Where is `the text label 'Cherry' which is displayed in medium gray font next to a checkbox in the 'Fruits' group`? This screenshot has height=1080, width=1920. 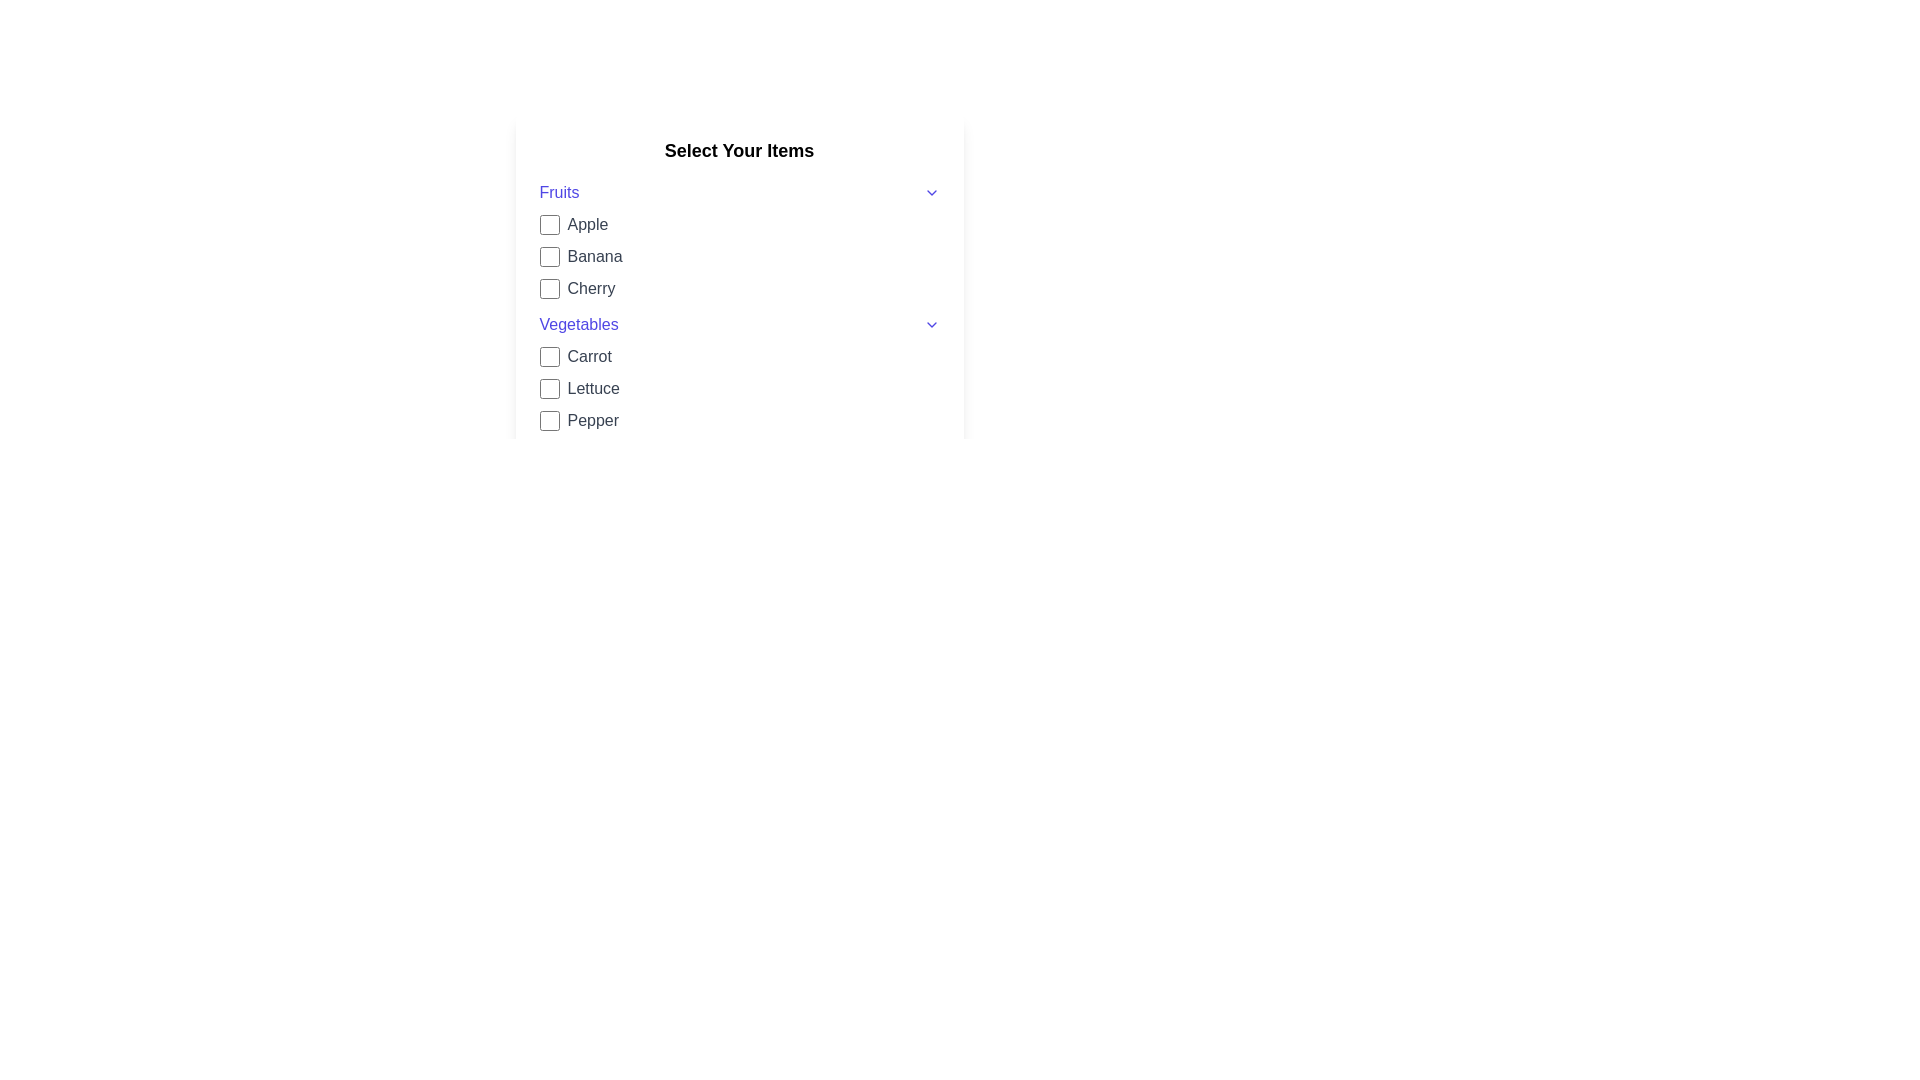 the text label 'Cherry' which is displayed in medium gray font next to a checkbox in the 'Fruits' group is located at coordinates (590, 289).